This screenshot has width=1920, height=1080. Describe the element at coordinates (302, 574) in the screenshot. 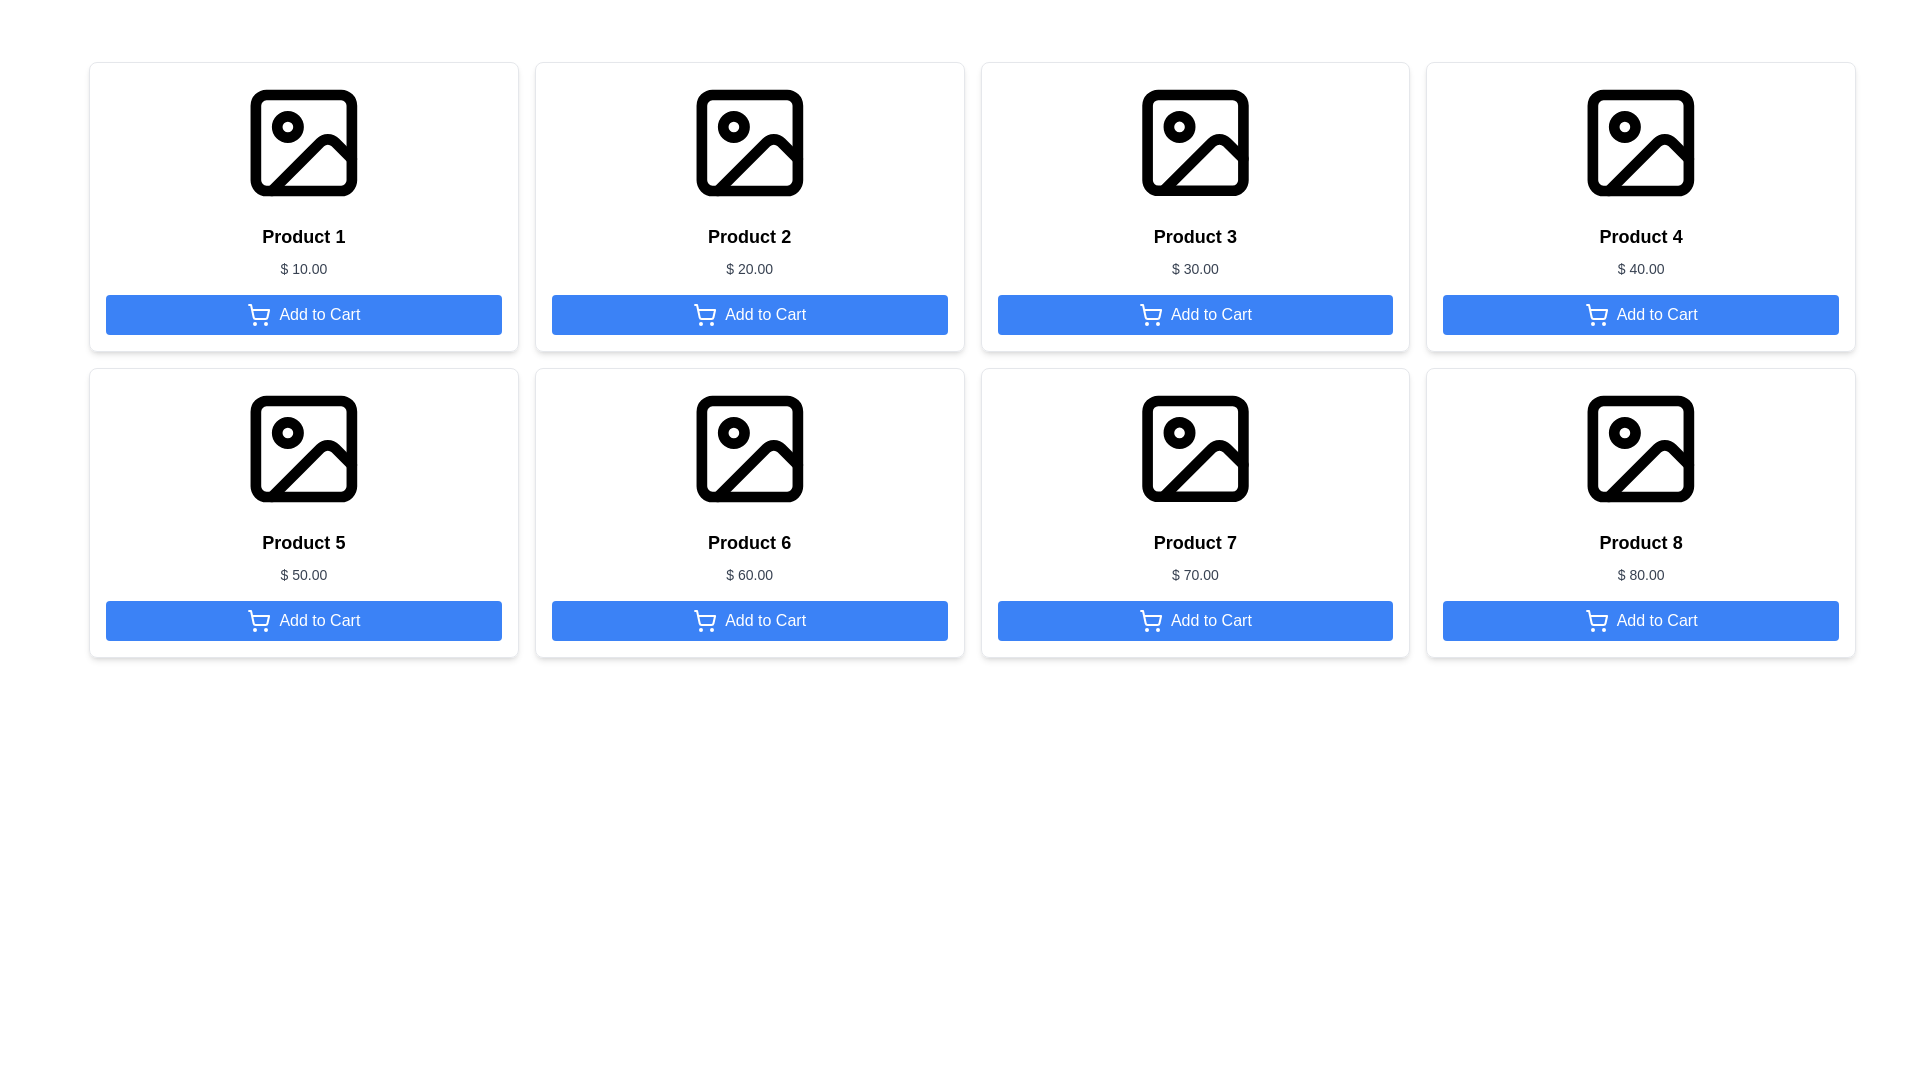

I see `the static text displaying the price of $50.00, which is located below the title 'Product 5' and above the blue 'Add to Cart' button within a product card` at that location.